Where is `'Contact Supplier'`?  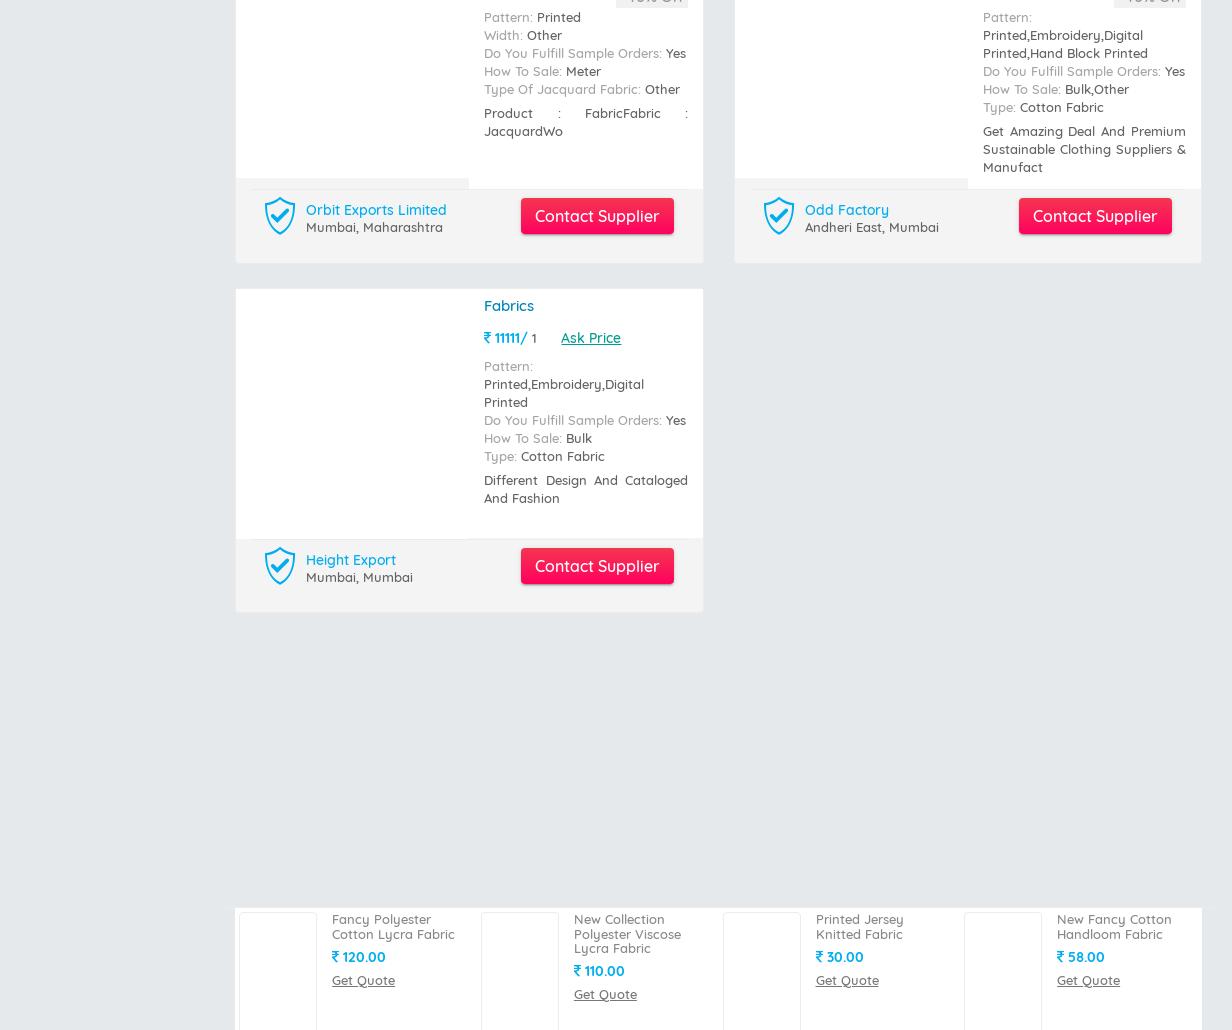 'Contact Supplier' is located at coordinates (596, 124).